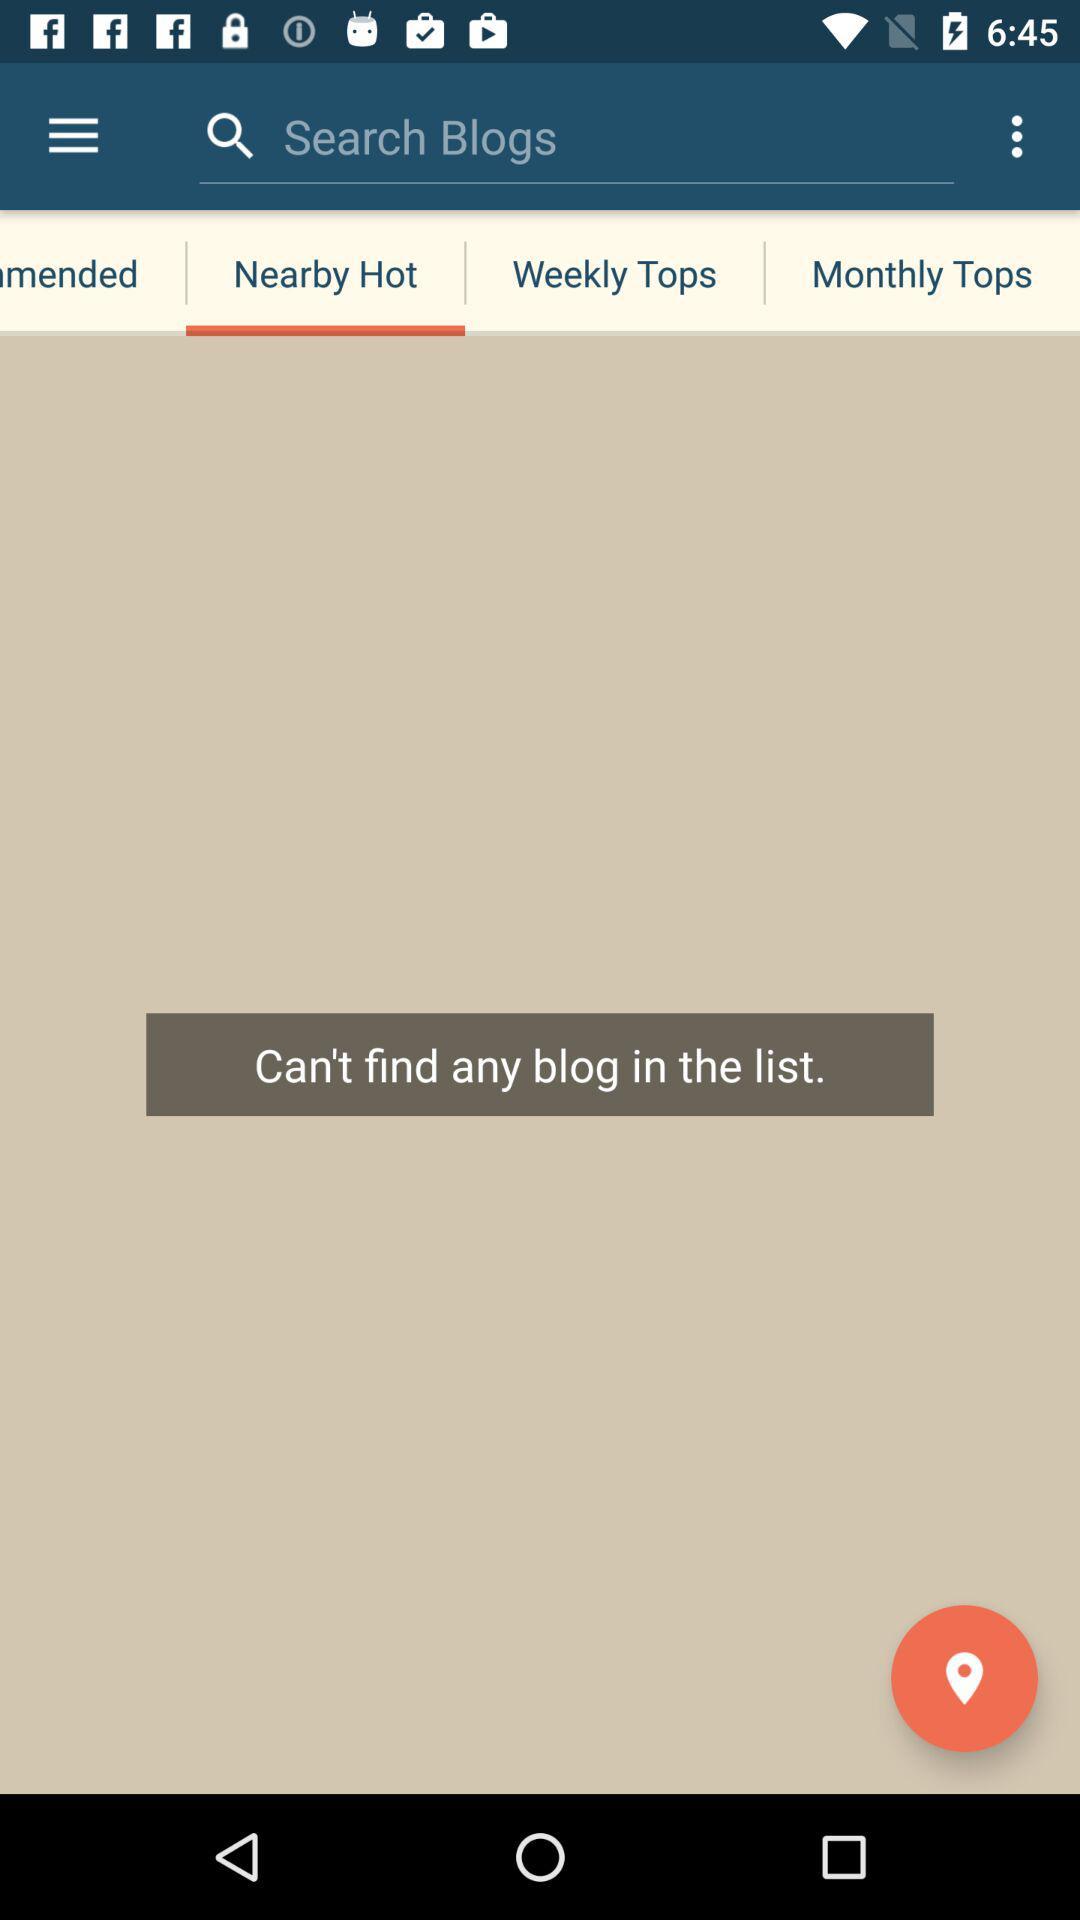 This screenshot has width=1080, height=1920. What do you see at coordinates (419, 135) in the screenshot?
I see `the search blogs` at bounding box center [419, 135].